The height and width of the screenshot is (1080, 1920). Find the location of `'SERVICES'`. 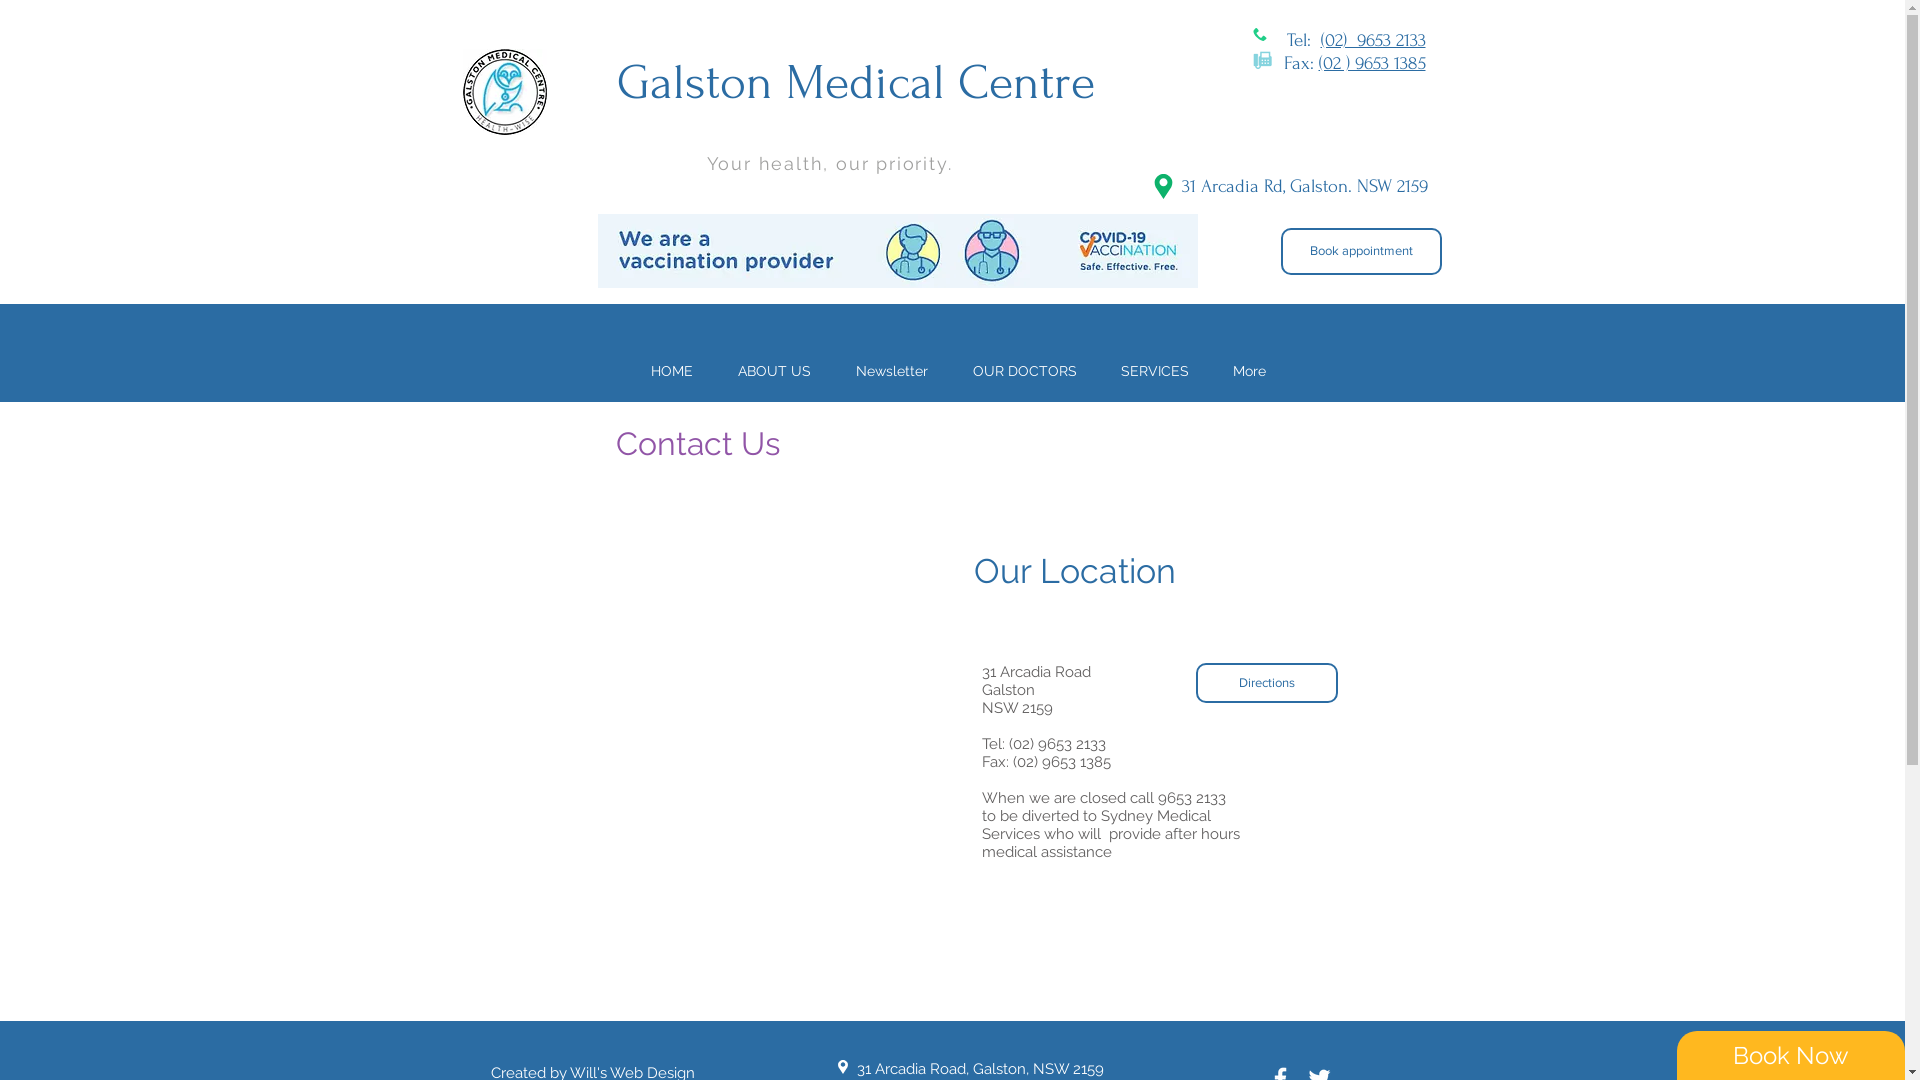

'SERVICES' is located at coordinates (1097, 370).